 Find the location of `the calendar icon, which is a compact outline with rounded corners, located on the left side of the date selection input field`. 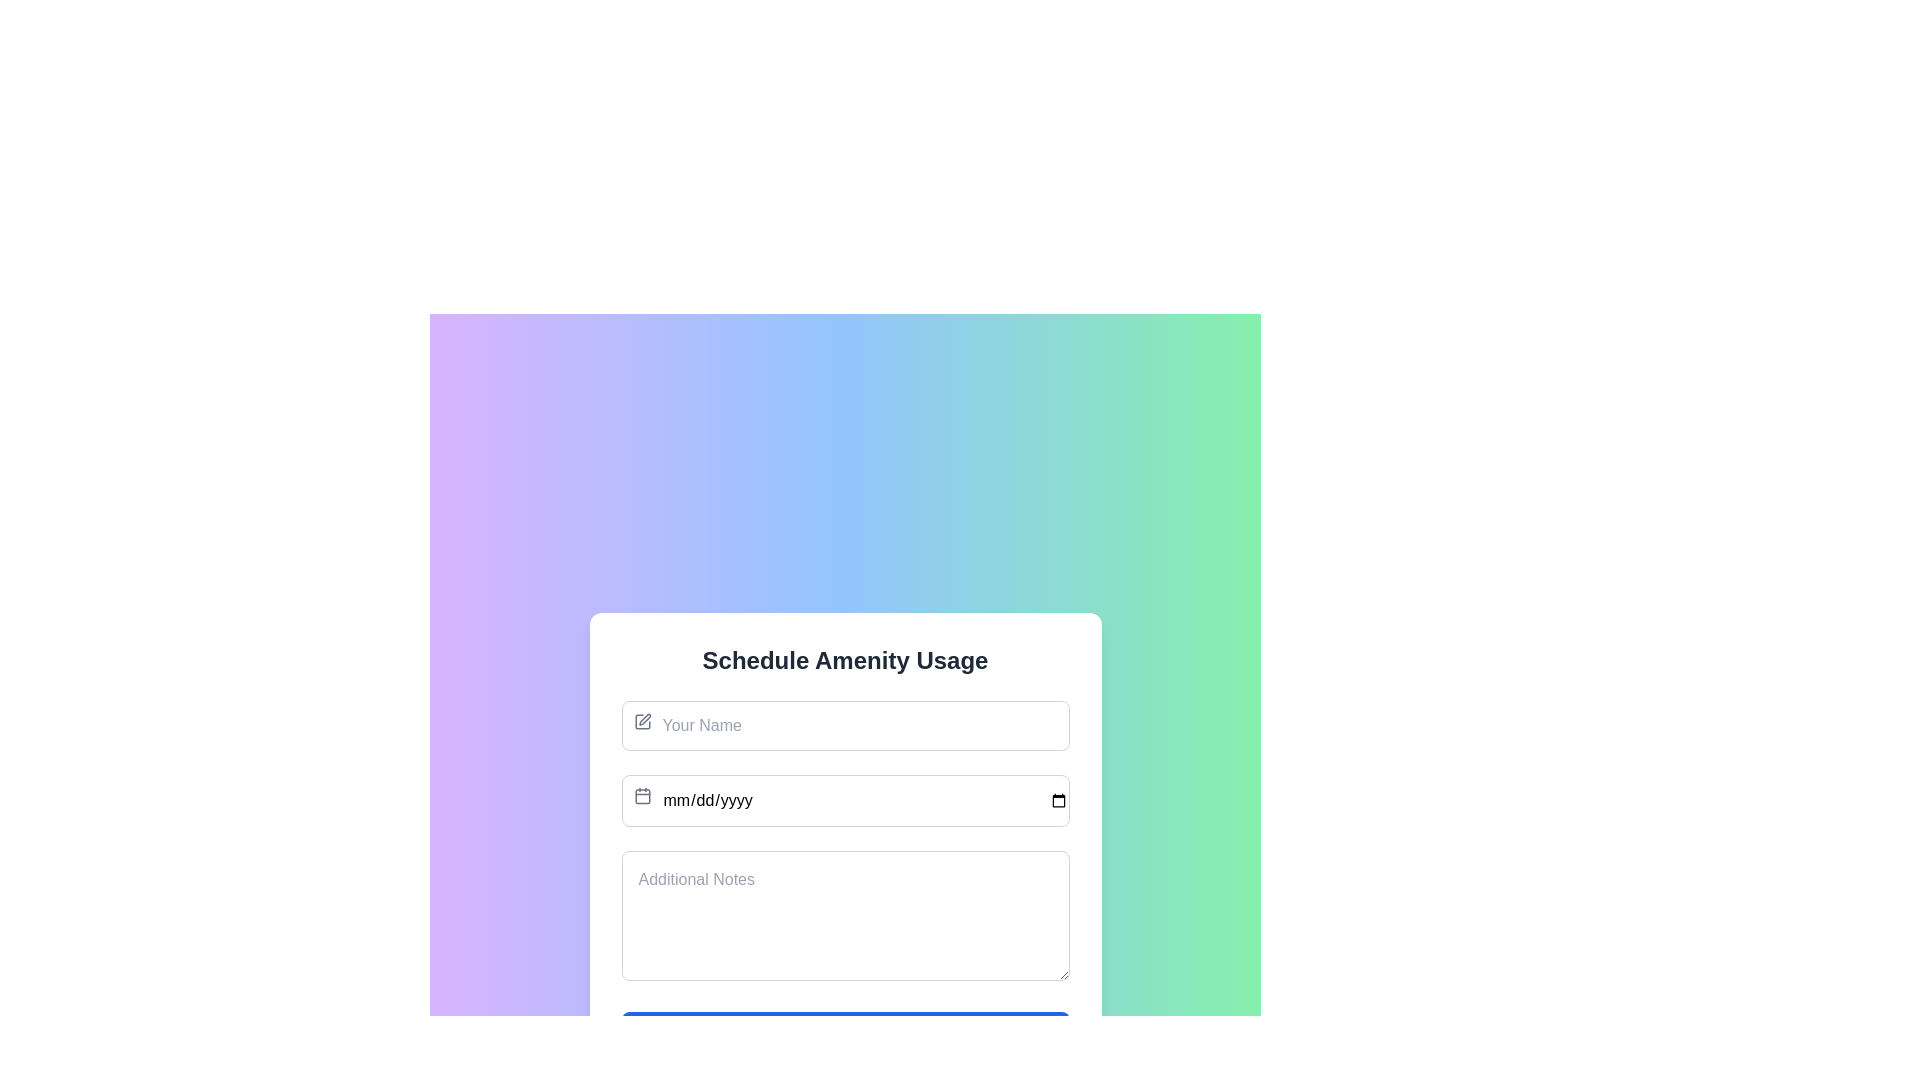

the calendar icon, which is a compact outline with rounded corners, located on the left side of the date selection input field is located at coordinates (642, 794).